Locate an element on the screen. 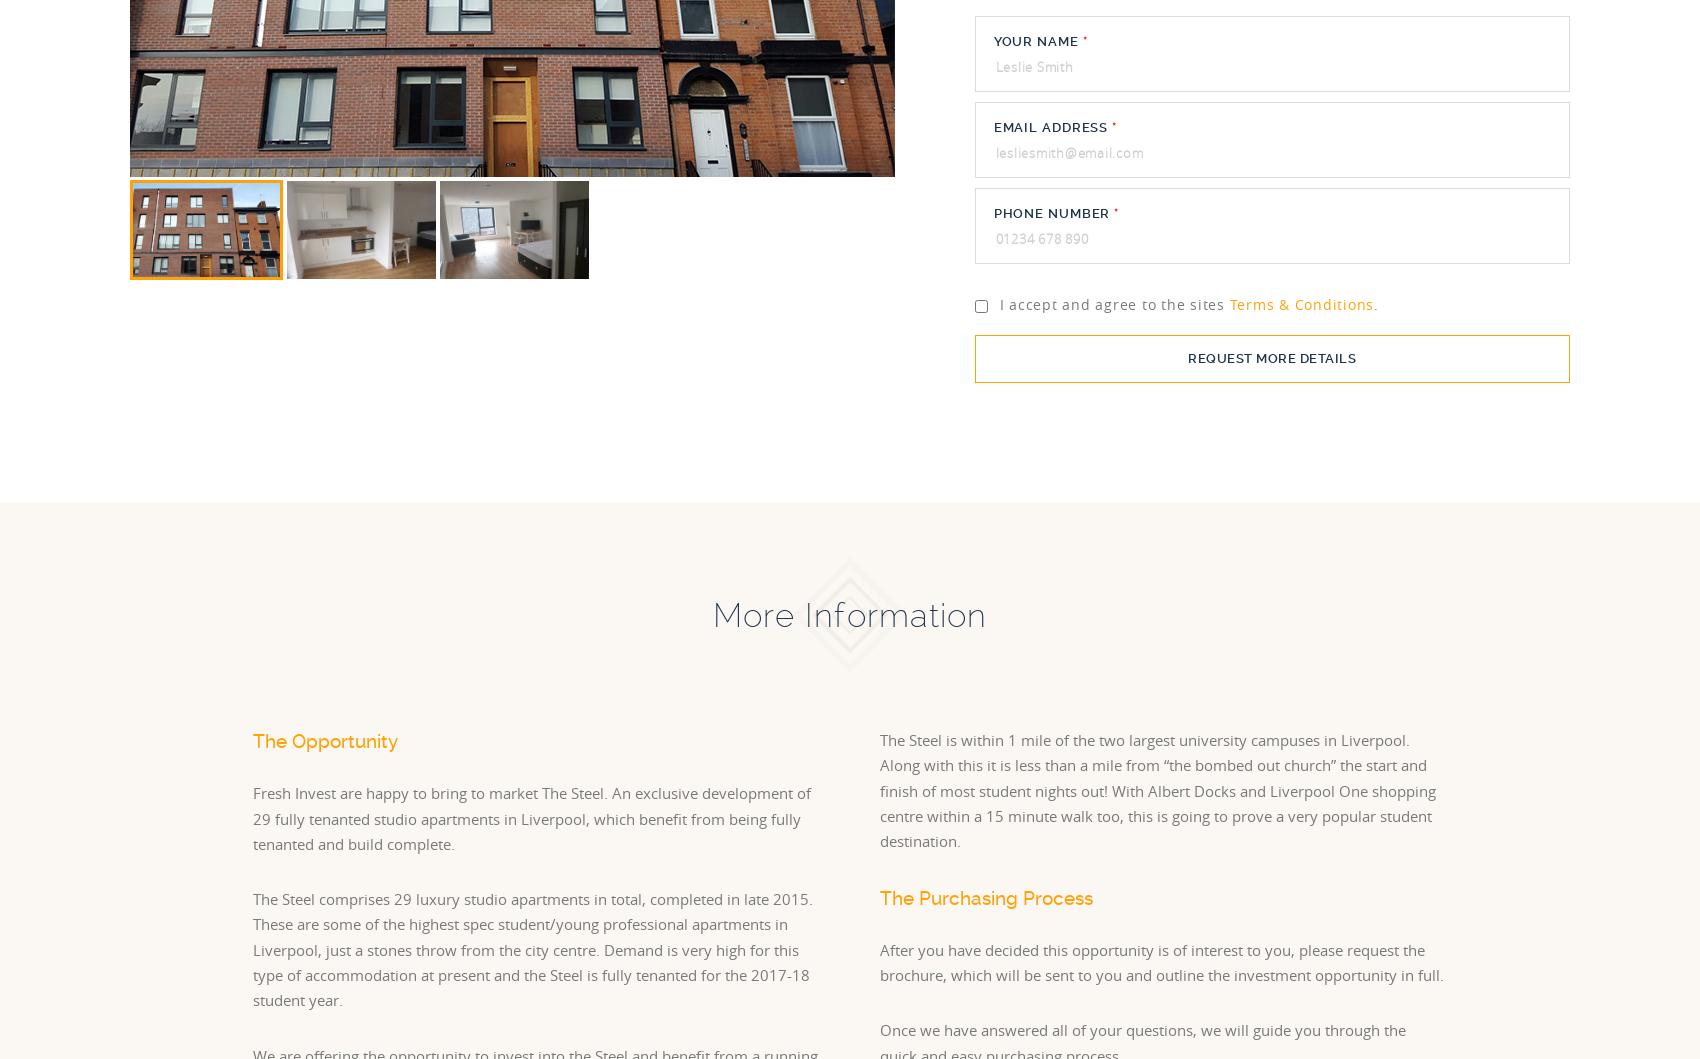  'Fresh Invest are happy to bring to market The Steel. An exclusive development of 29 fully tenanted studio apartments in Liverpool, which benefit from being fully tenanted and build complete.' is located at coordinates (251, 816).